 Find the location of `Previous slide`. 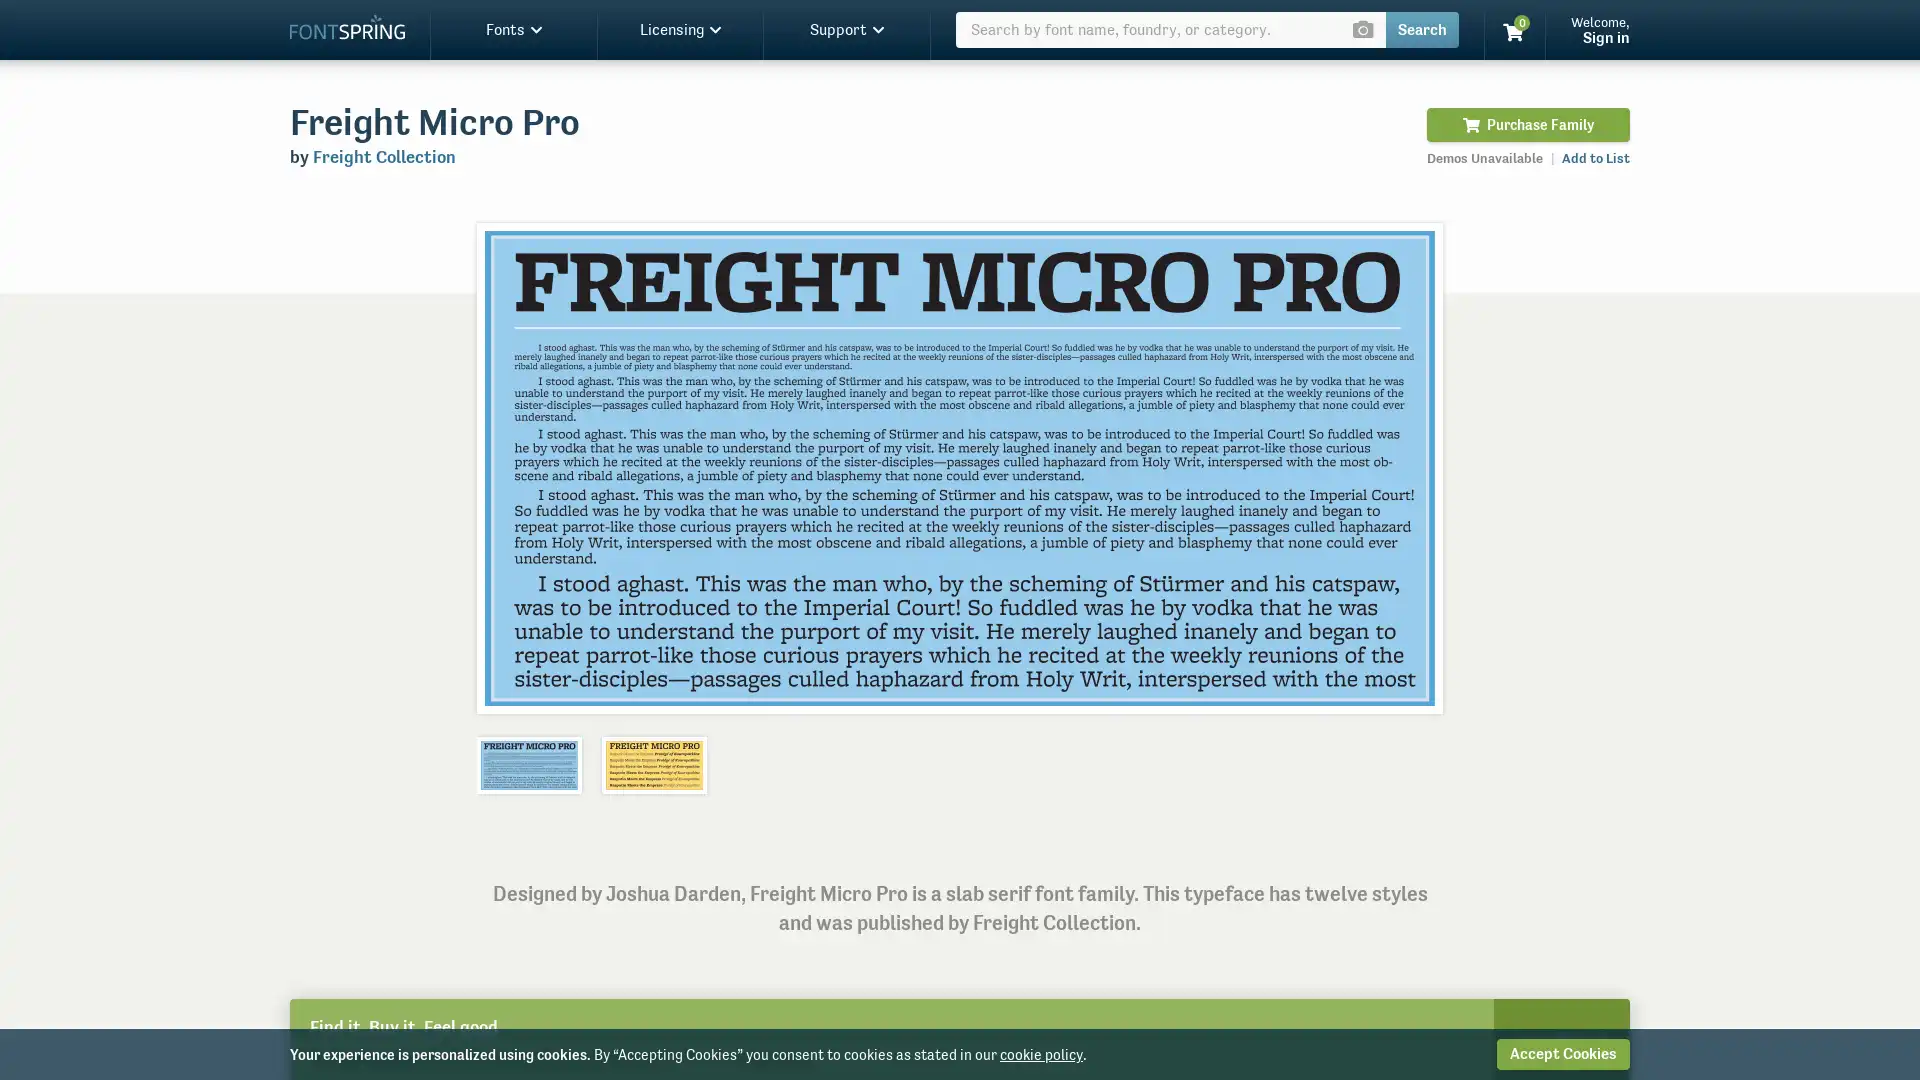

Previous slide is located at coordinates (513, 467).